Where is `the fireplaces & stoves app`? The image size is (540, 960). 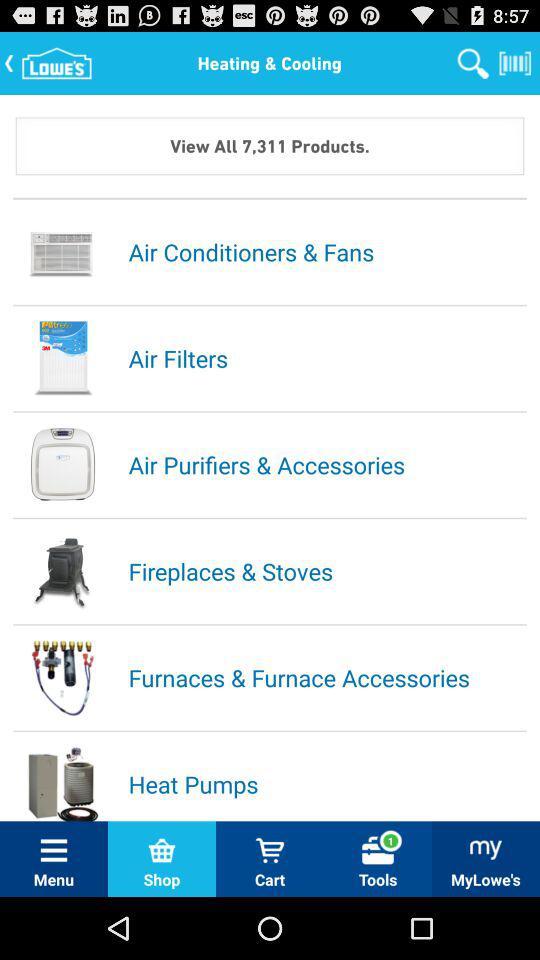 the fireplaces & stoves app is located at coordinates (326, 571).